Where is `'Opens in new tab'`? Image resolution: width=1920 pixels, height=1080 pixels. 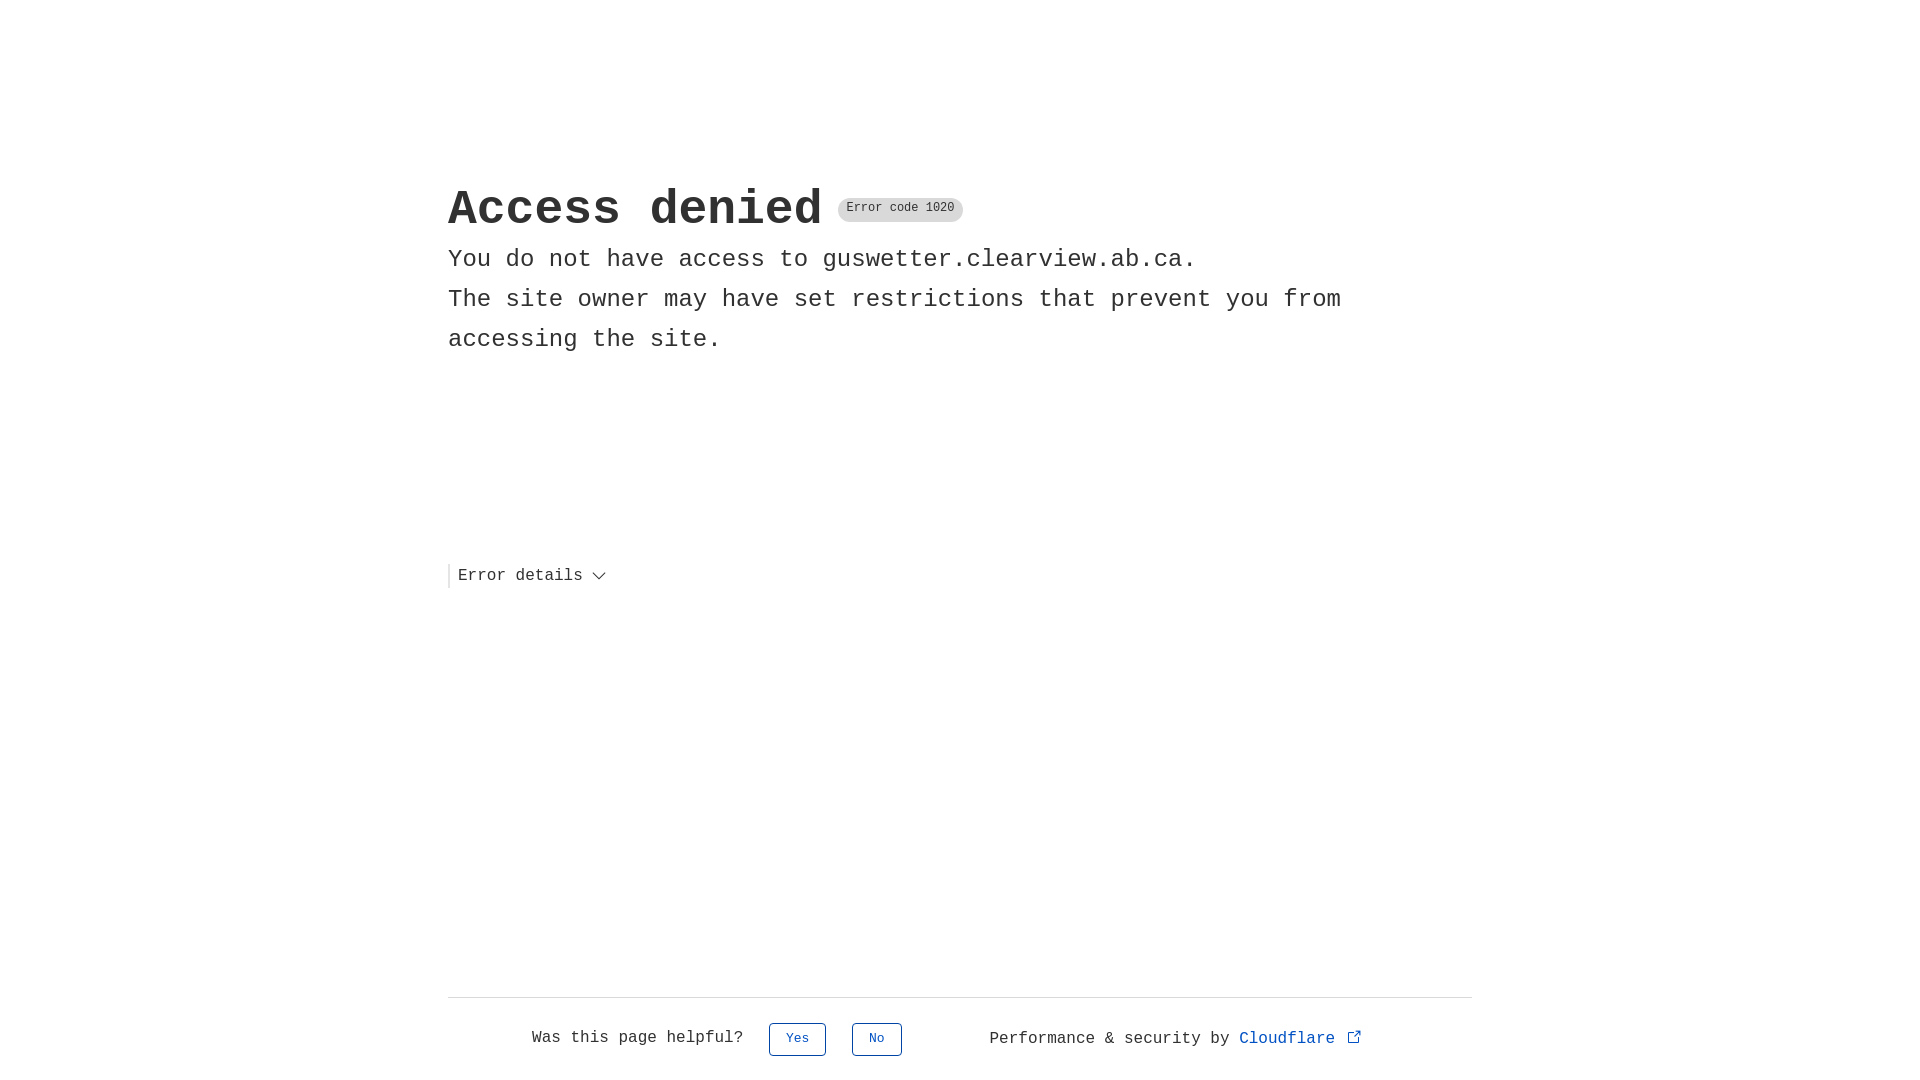 'Opens in new tab' is located at coordinates (1354, 1035).